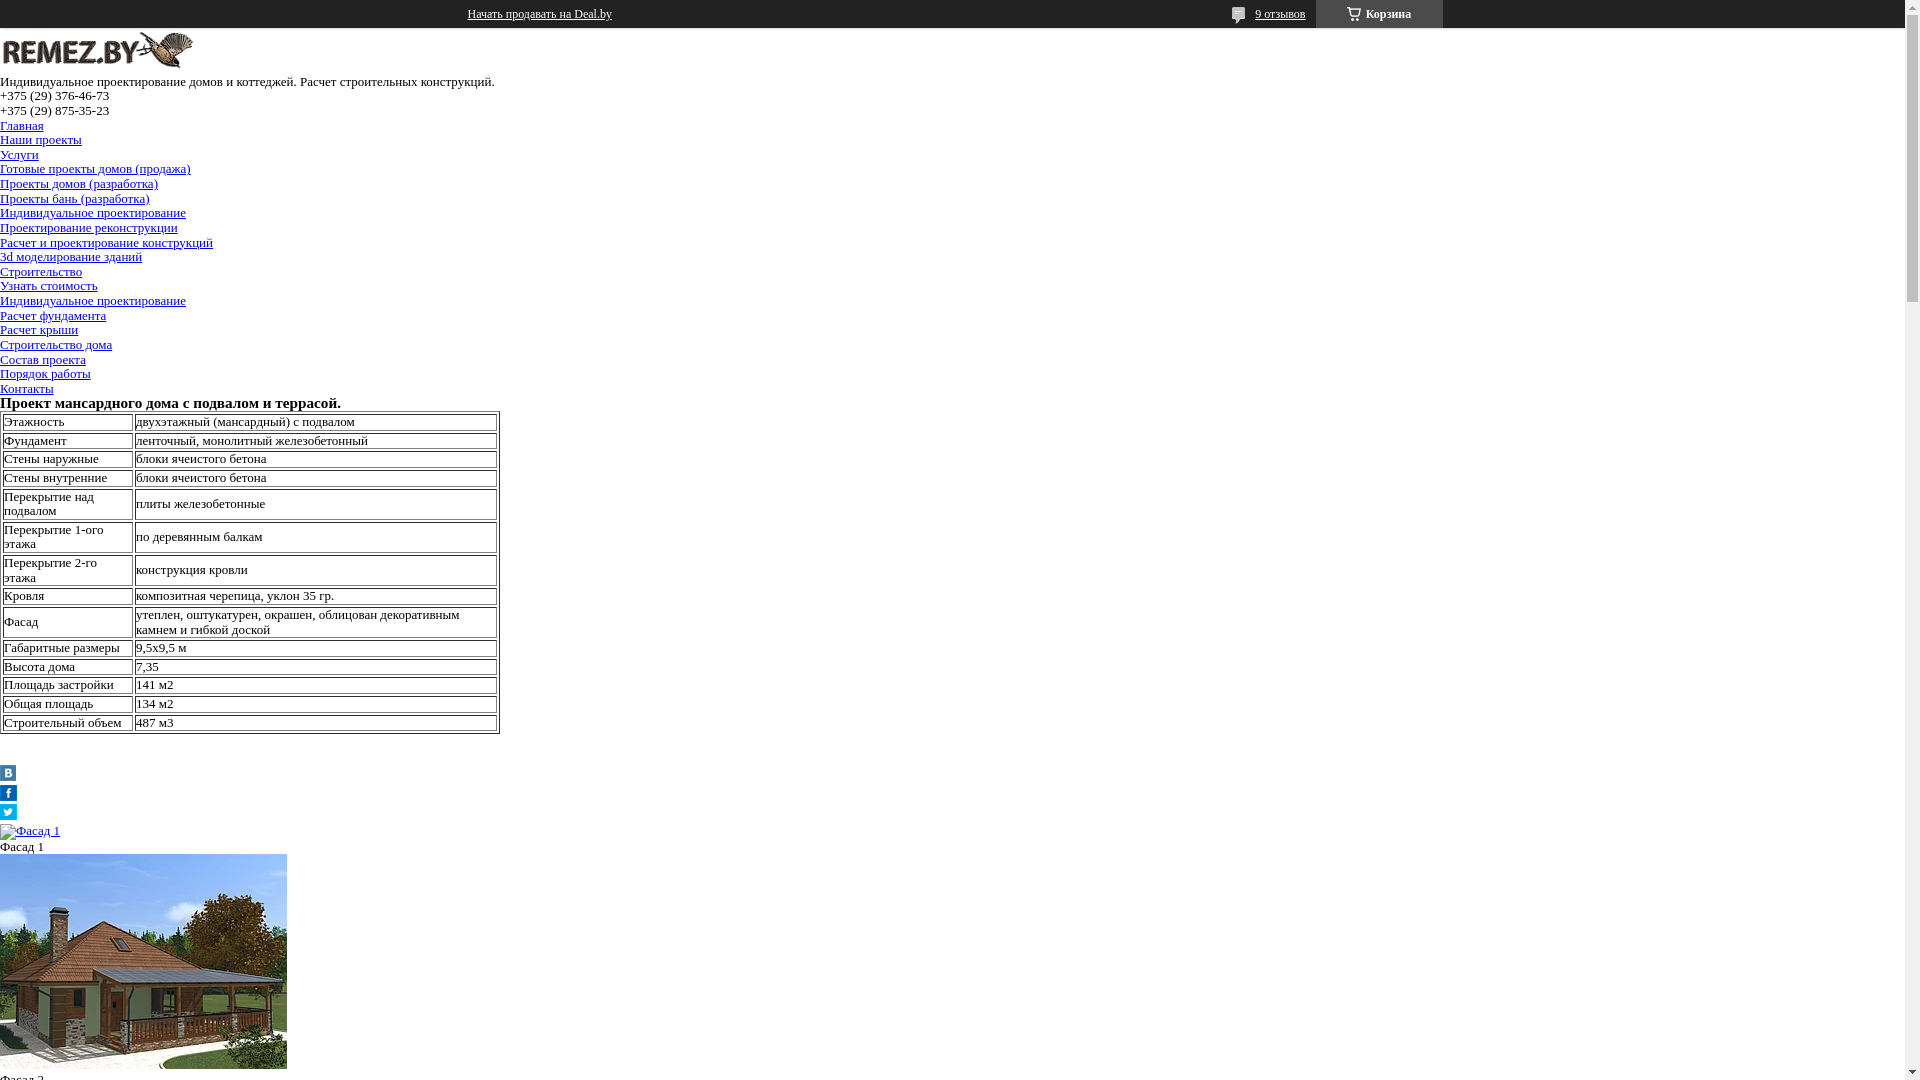  Describe the element at coordinates (8, 815) in the screenshot. I see `'twitter'` at that location.